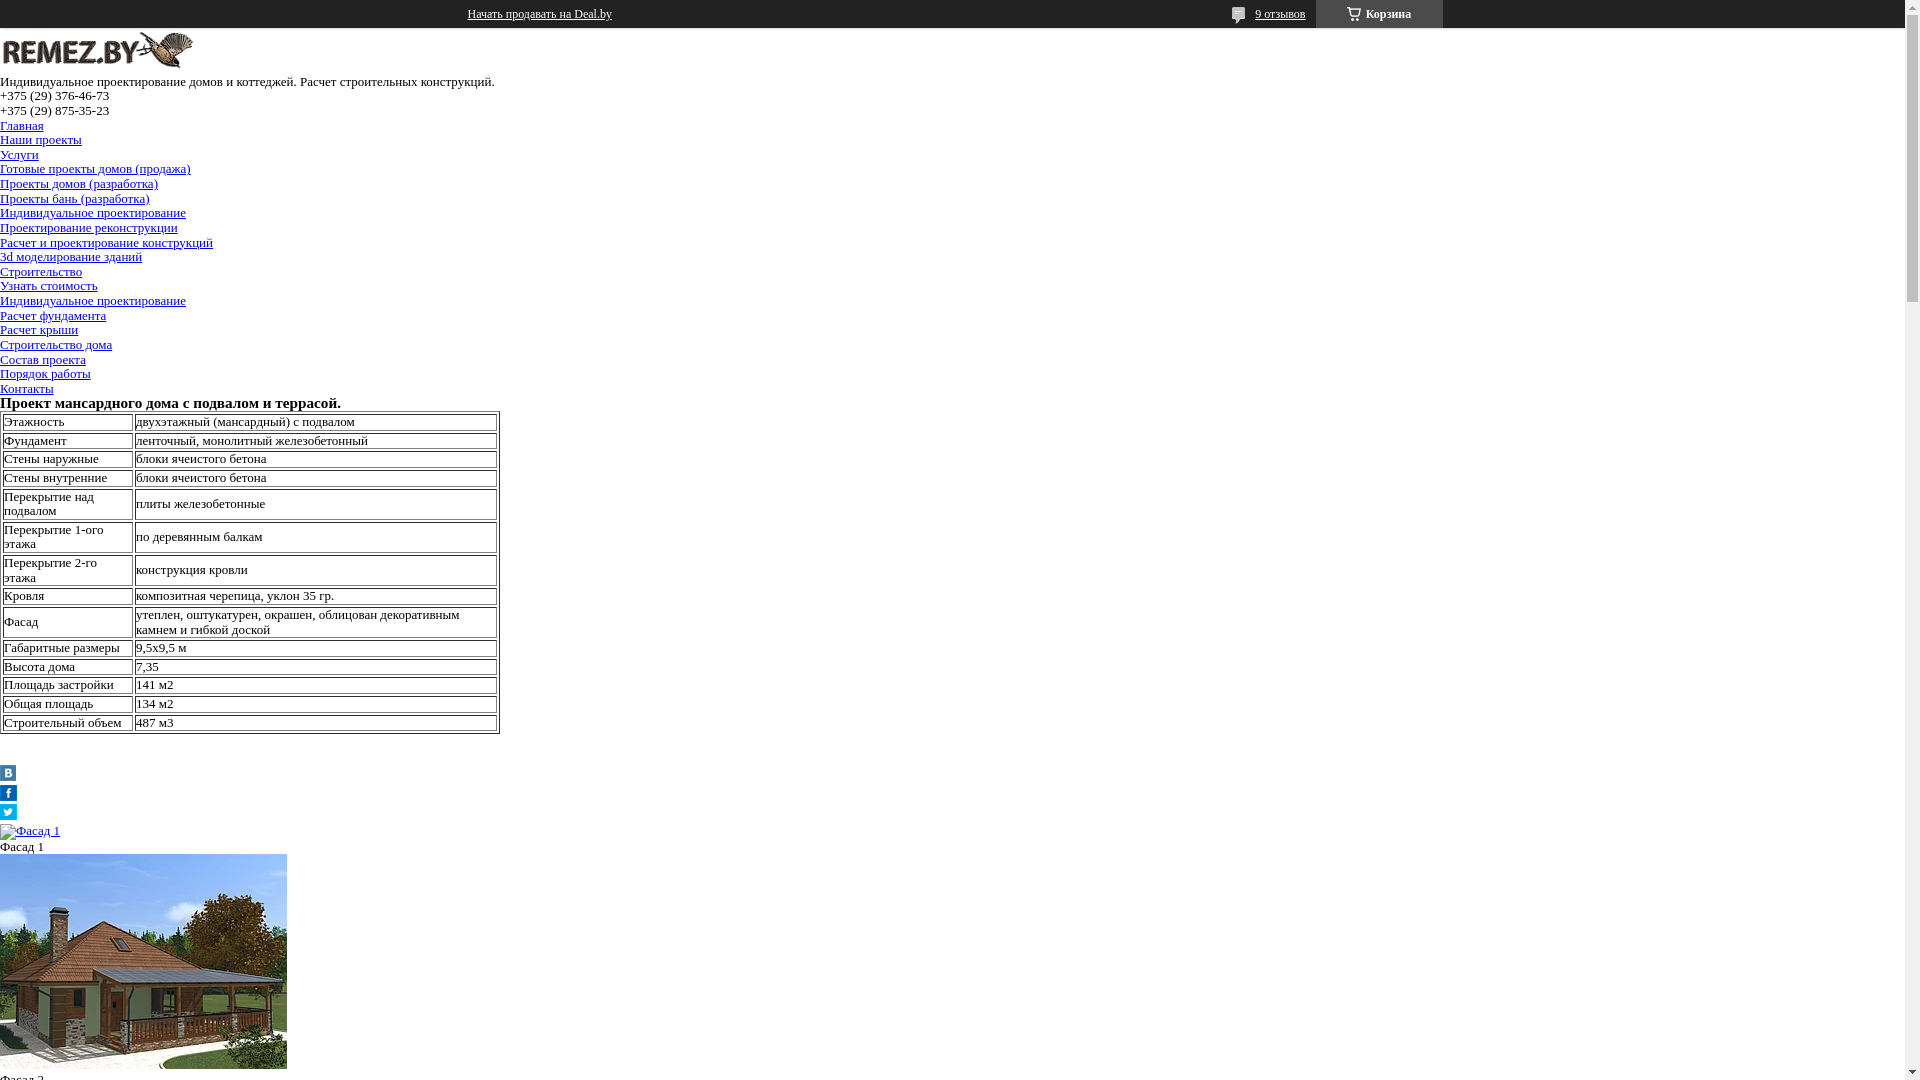  Describe the element at coordinates (8, 815) in the screenshot. I see `'twitter'` at that location.